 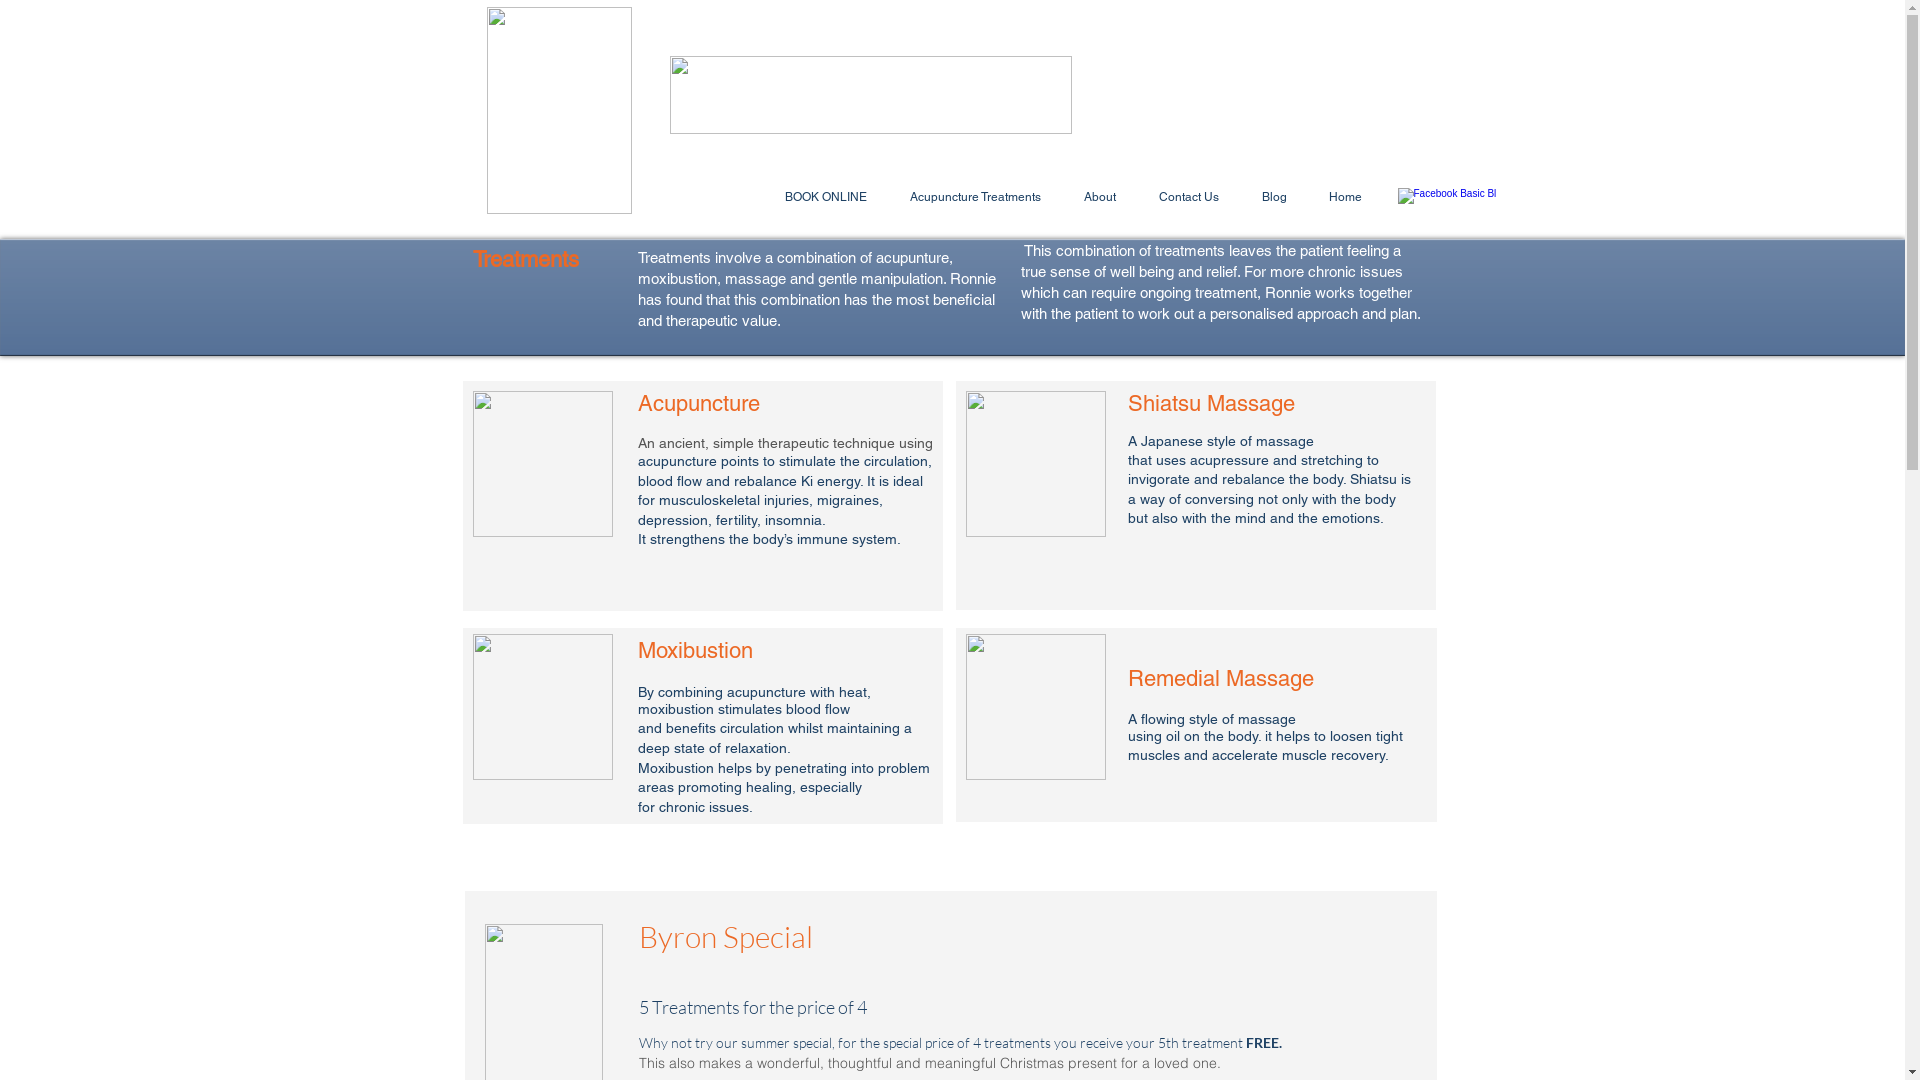 I want to click on 'Acupuncture Treatments', so click(x=974, y=197).